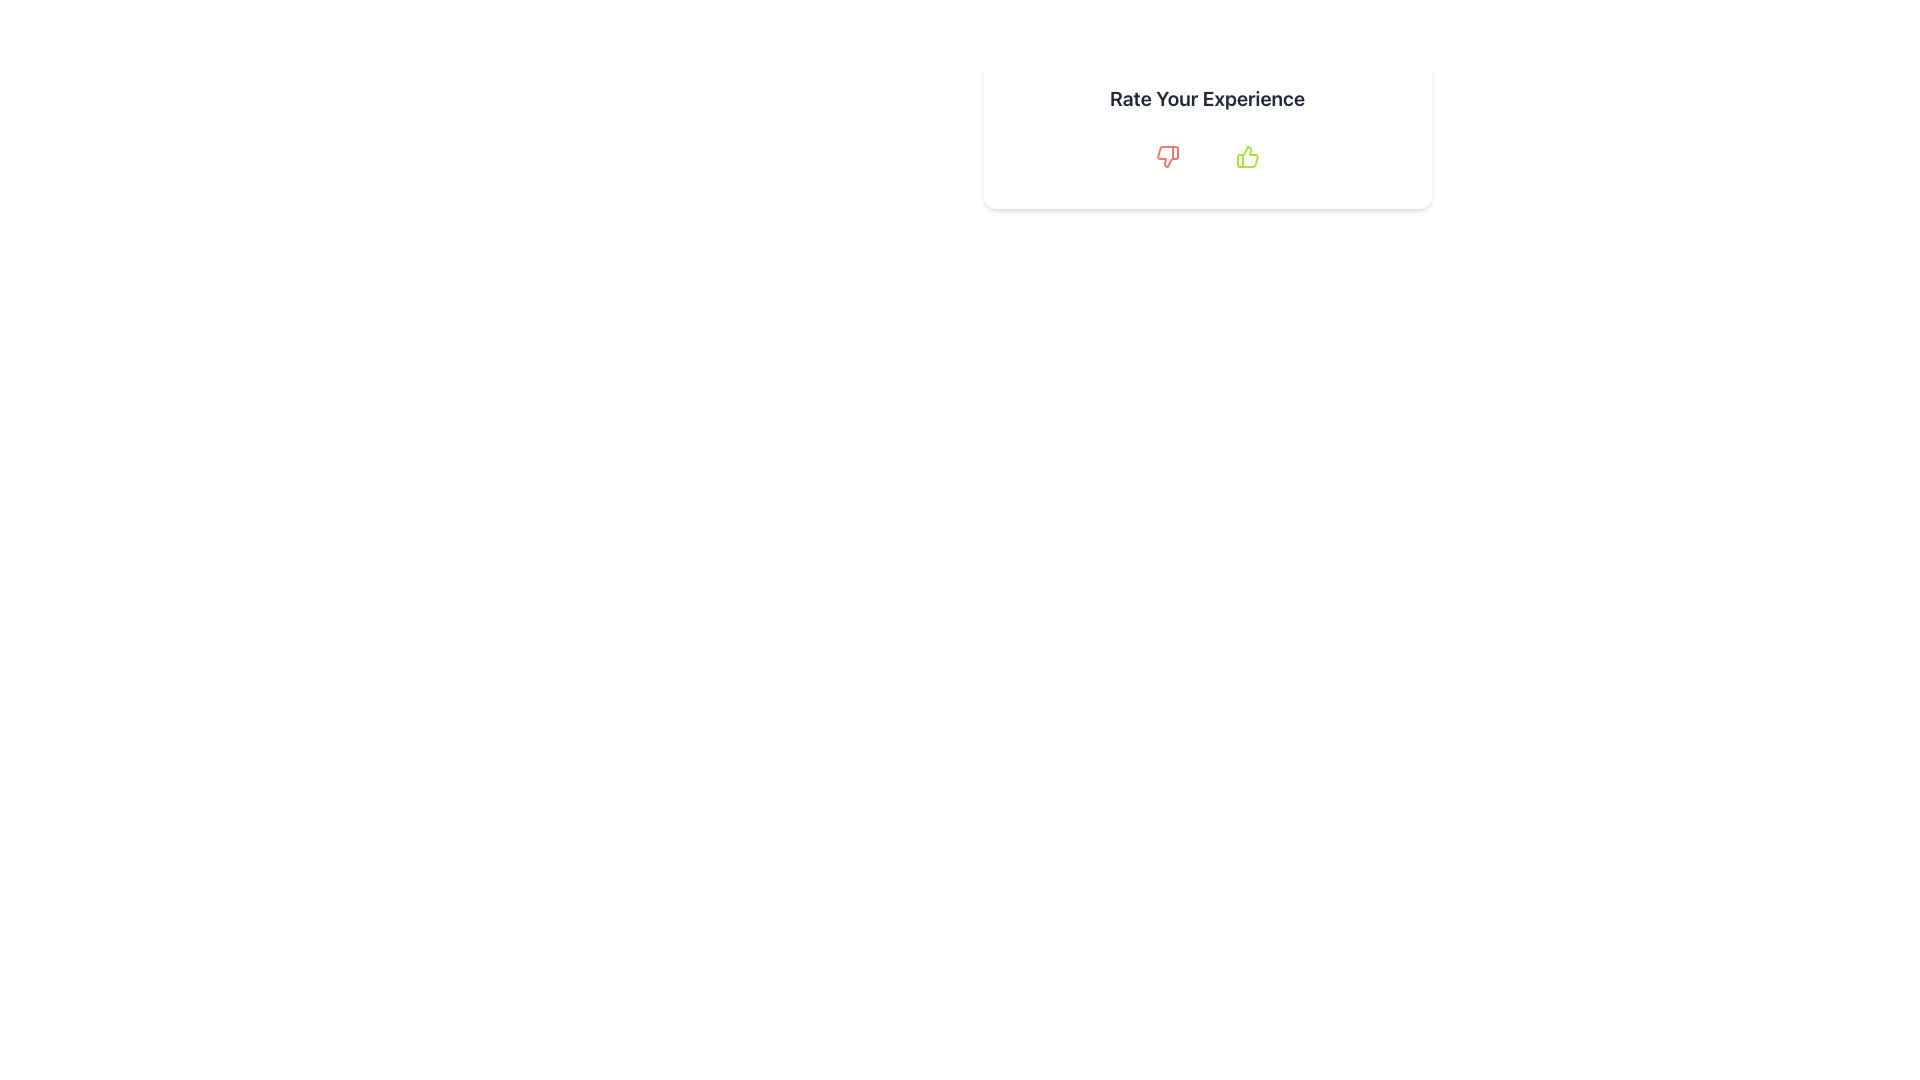 The width and height of the screenshot is (1920, 1080). Describe the element at coordinates (1167, 156) in the screenshot. I see `the red thumbs-down icon, which is styled with a curved thumb and outlines in bold stroke, located on the left side of the feedback options within a rectangular card area` at that location.